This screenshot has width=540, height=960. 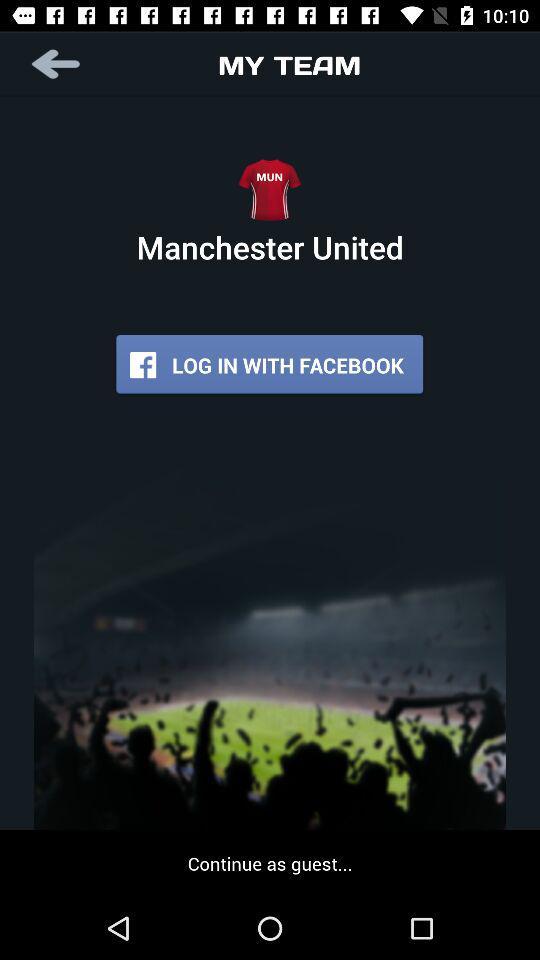 I want to click on the item to the left of my team item, so click(x=57, y=64).